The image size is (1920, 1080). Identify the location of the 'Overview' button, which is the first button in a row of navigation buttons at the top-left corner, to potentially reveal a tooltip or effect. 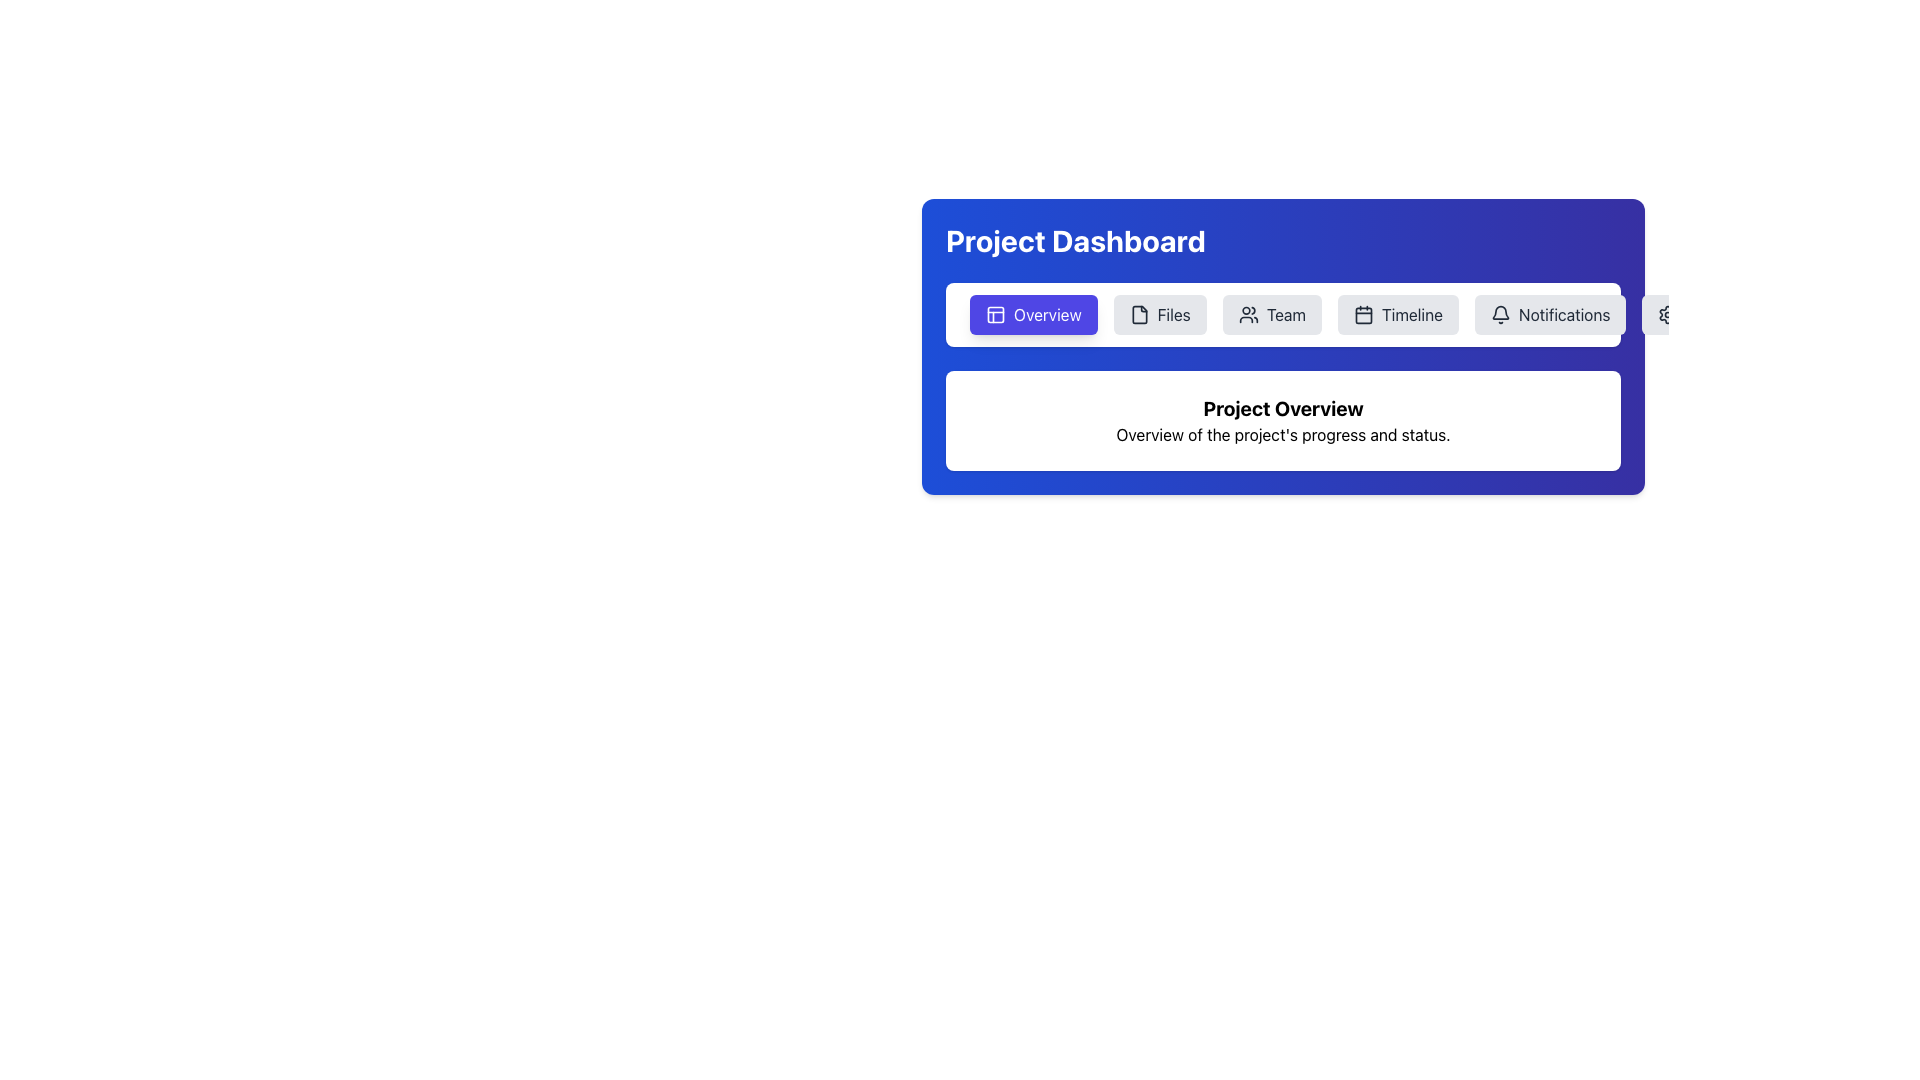
(1033, 315).